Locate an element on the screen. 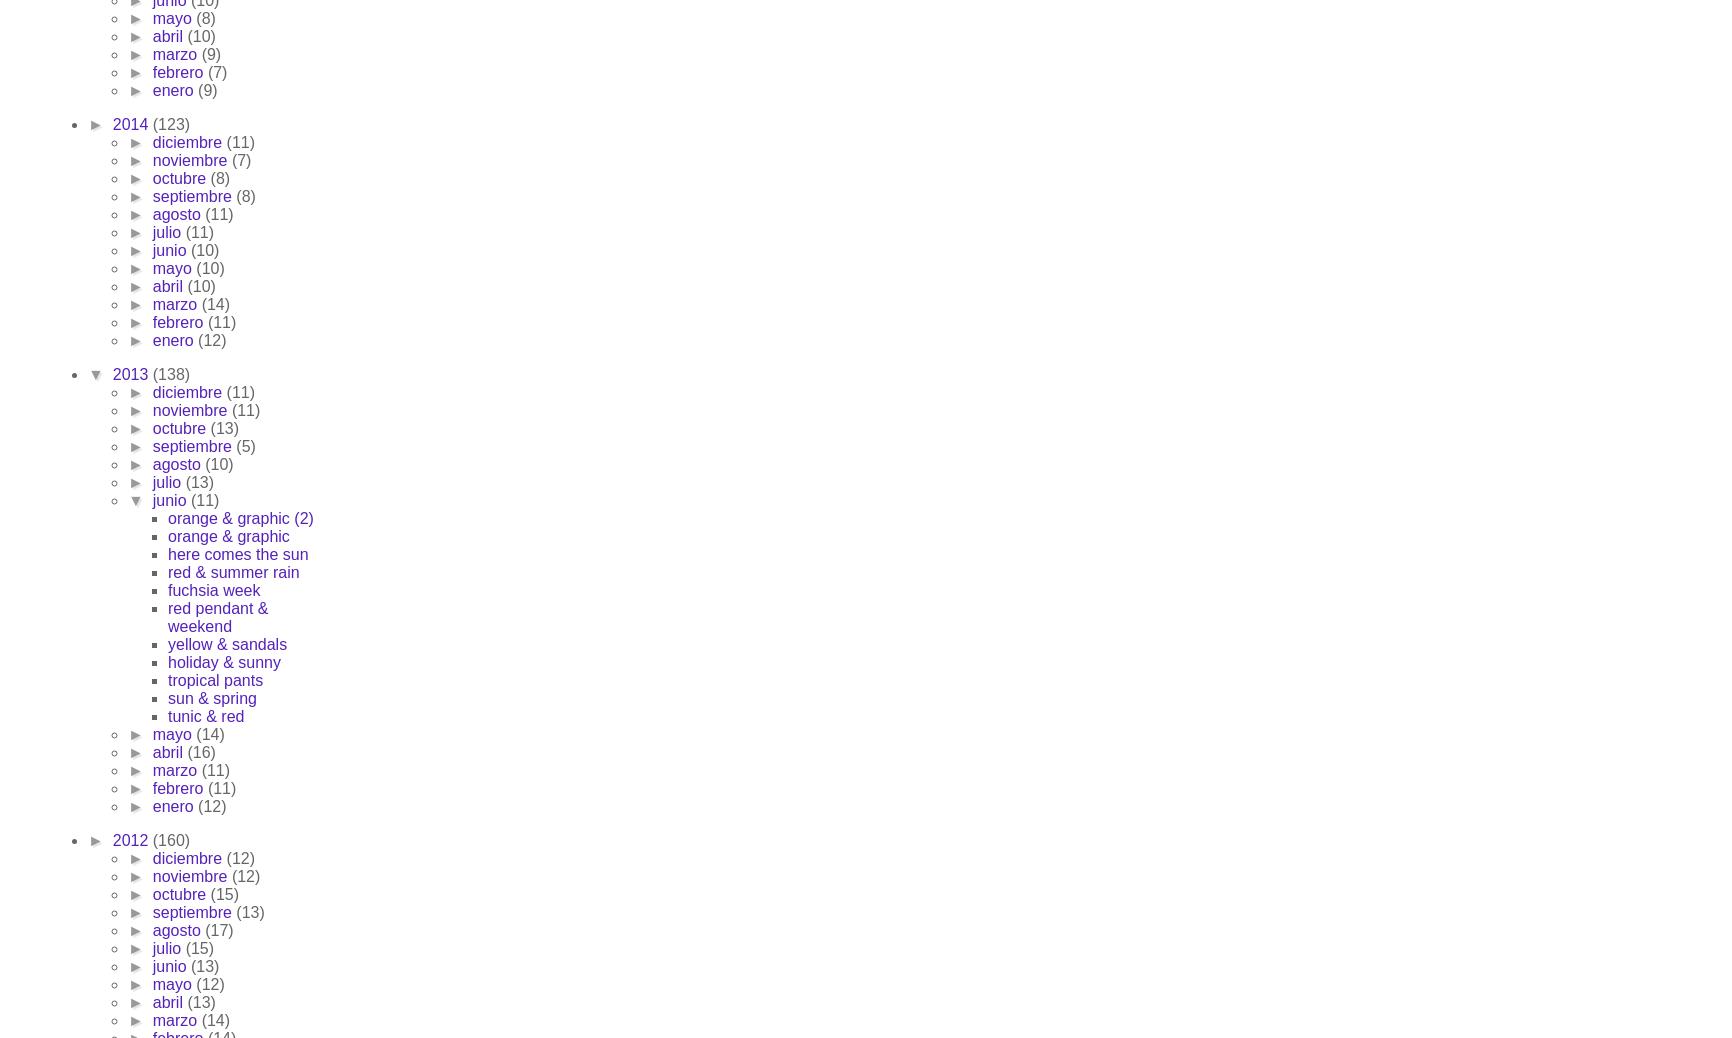 This screenshot has width=1732, height=1038. '2014' is located at coordinates (131, 122).